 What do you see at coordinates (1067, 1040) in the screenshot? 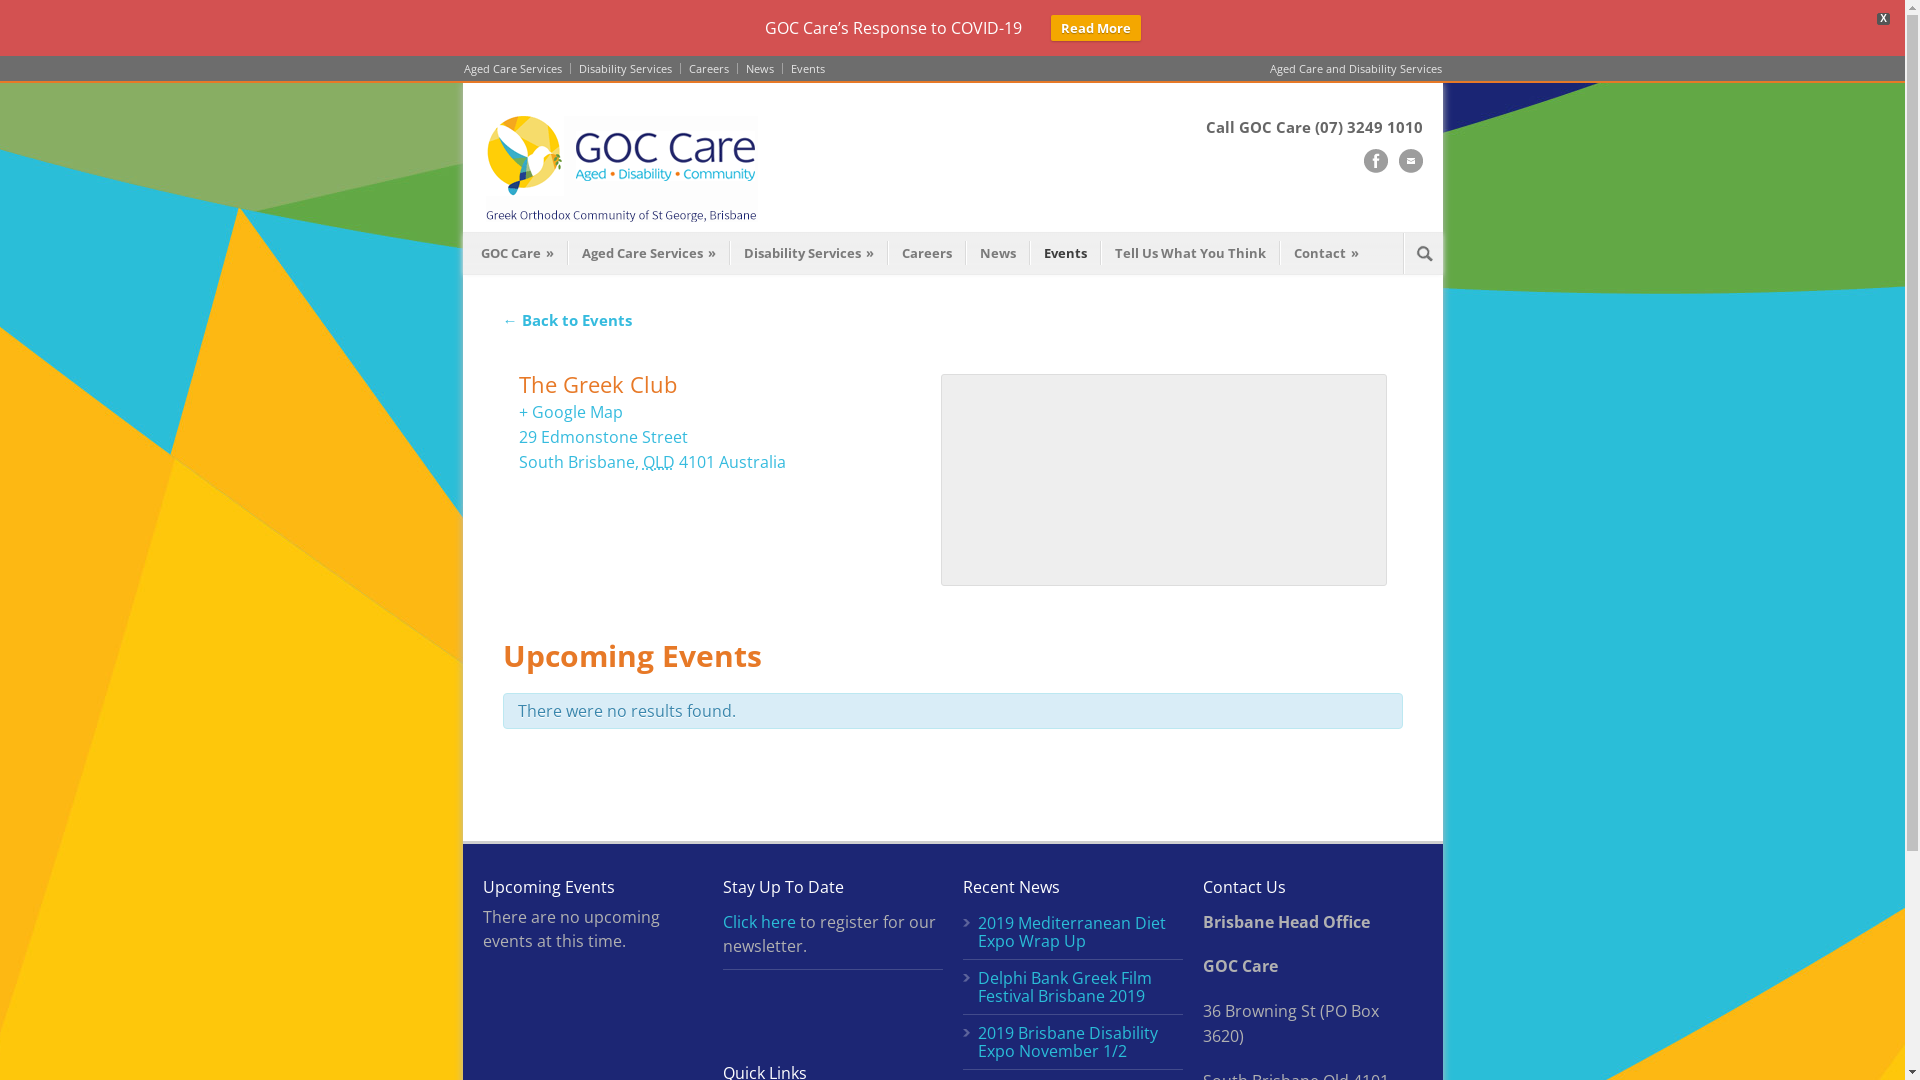
I see `'2019 Brisbane Disability Expo November 1/2'` at bounding box center [1067, 1040].